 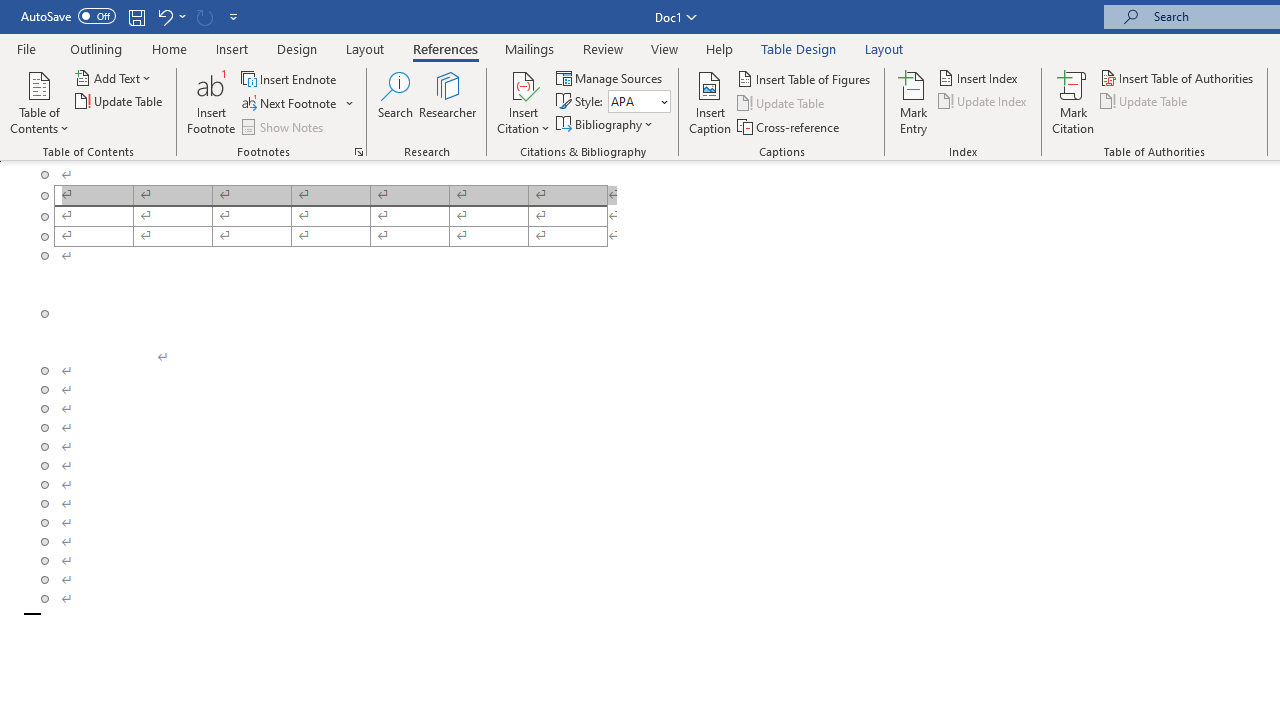 What do you see at coordinates (289, 103) in the screenshot?
I see `'Next Footnote'` at bounding box center [289, 103].